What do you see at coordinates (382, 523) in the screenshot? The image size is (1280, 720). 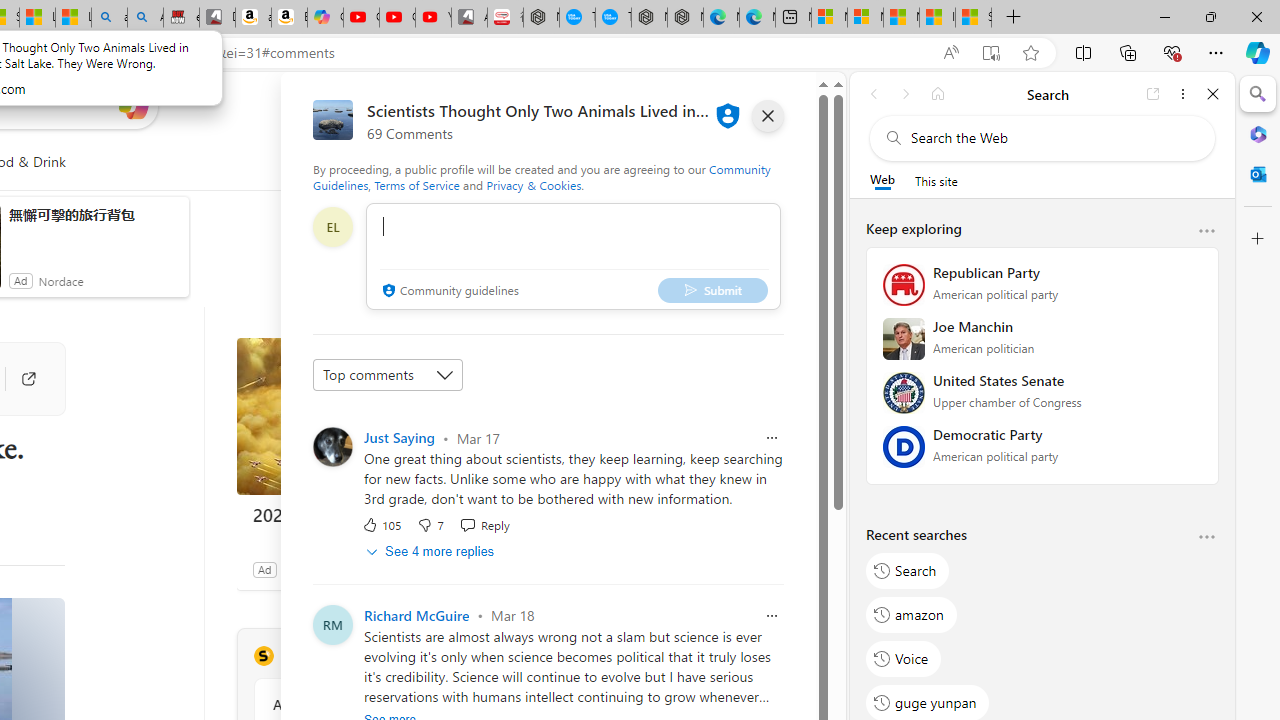 I see `'105 Like'` at bounding box center [382, 523].